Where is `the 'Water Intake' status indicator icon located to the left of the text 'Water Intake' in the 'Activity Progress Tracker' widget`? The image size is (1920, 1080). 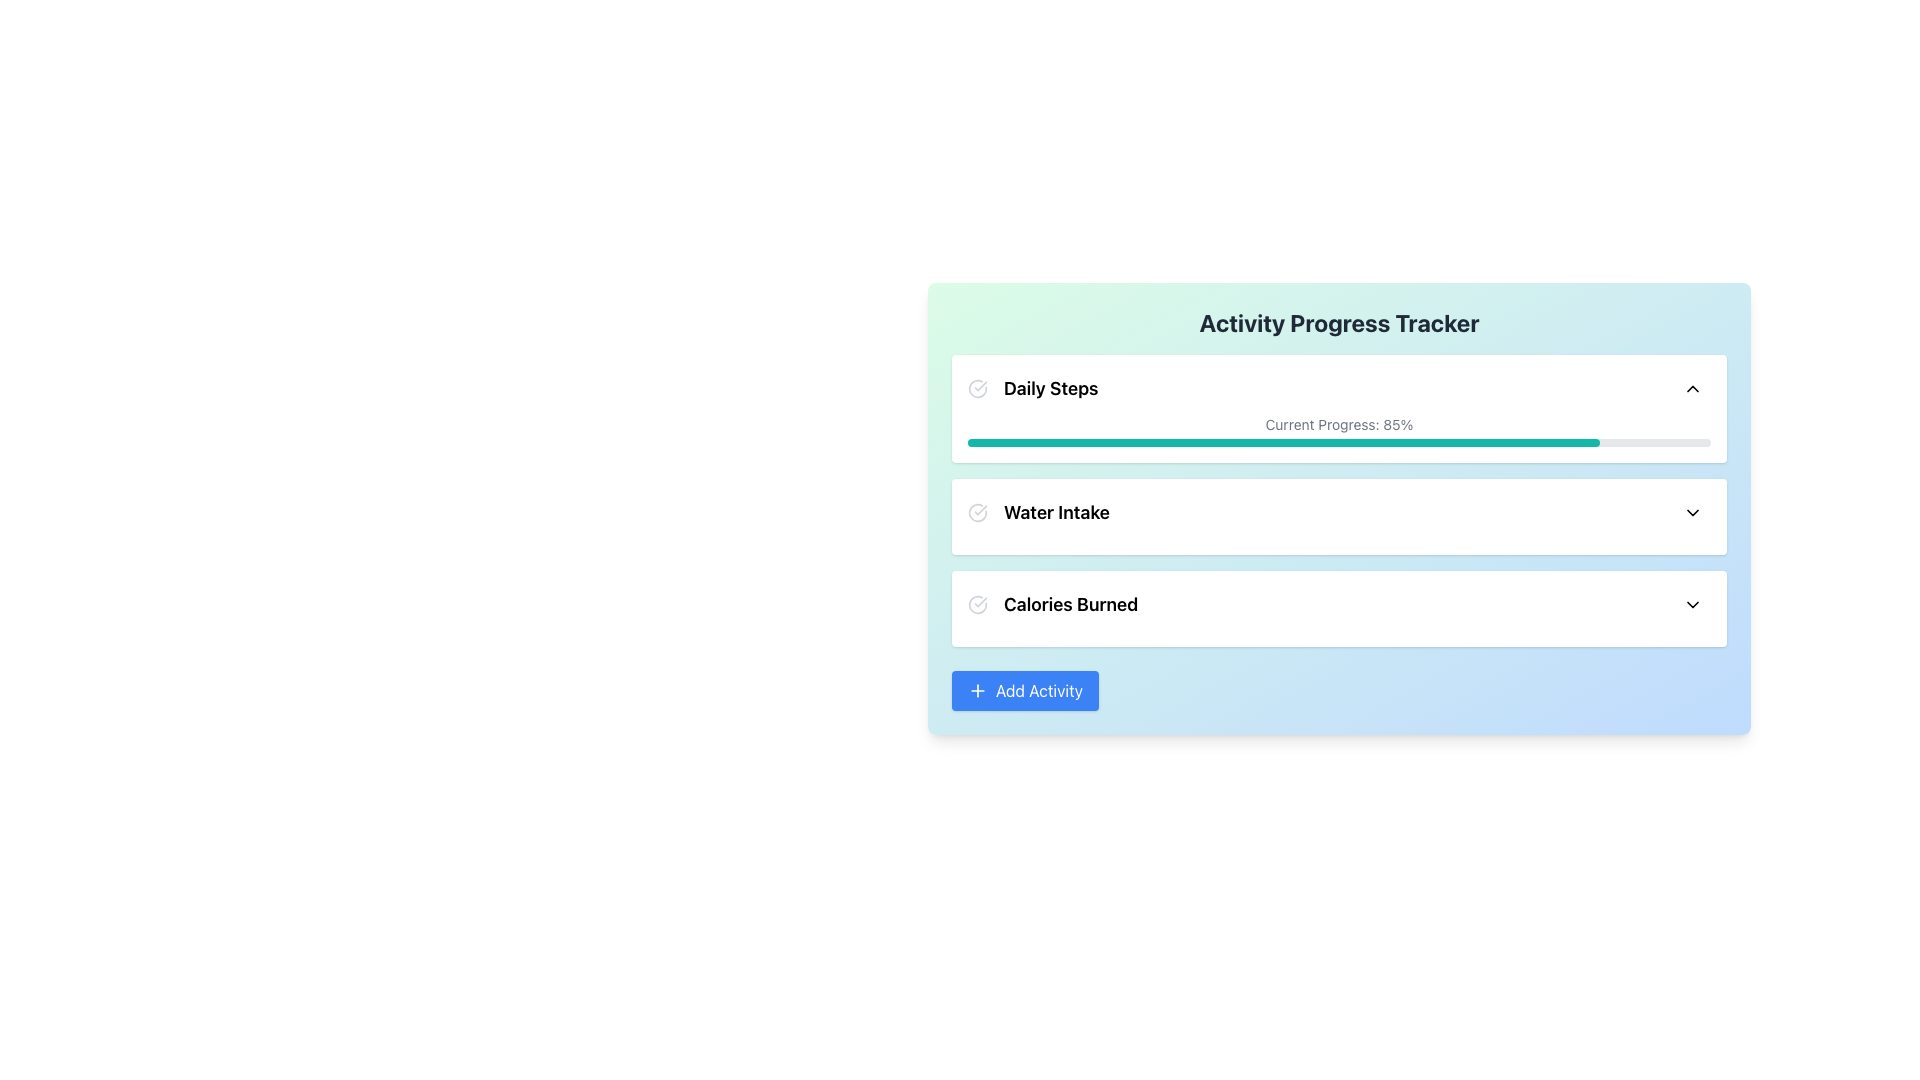
the 'Water Intake' status indicator icon located to the left of the text 'Water Intake' in the 'Activity Progress Tracker' widget is located at coordinates (978, 512).